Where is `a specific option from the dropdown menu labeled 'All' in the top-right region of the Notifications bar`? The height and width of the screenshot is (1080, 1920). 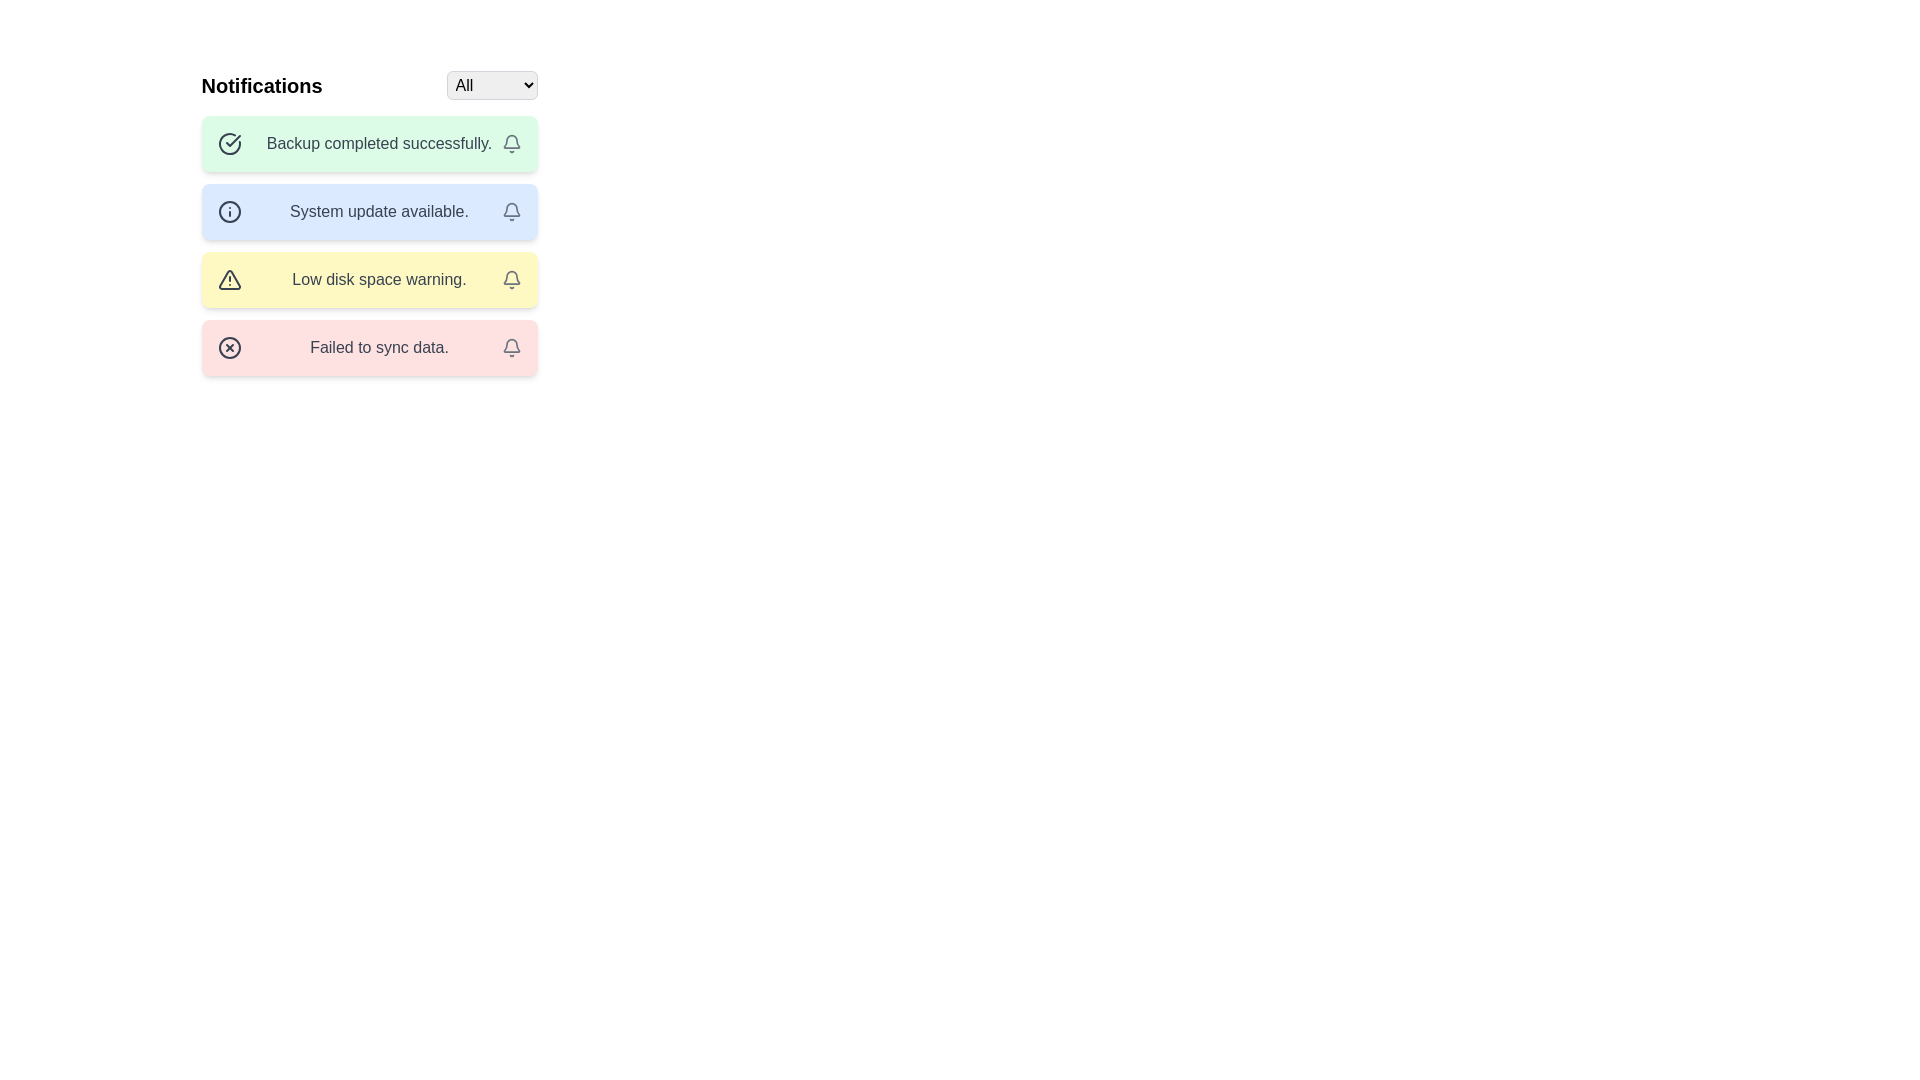 a specific option from the dropdown menu labeled 'All' in the top-right region of the Notifications bar is located at coordinates (491, 83).